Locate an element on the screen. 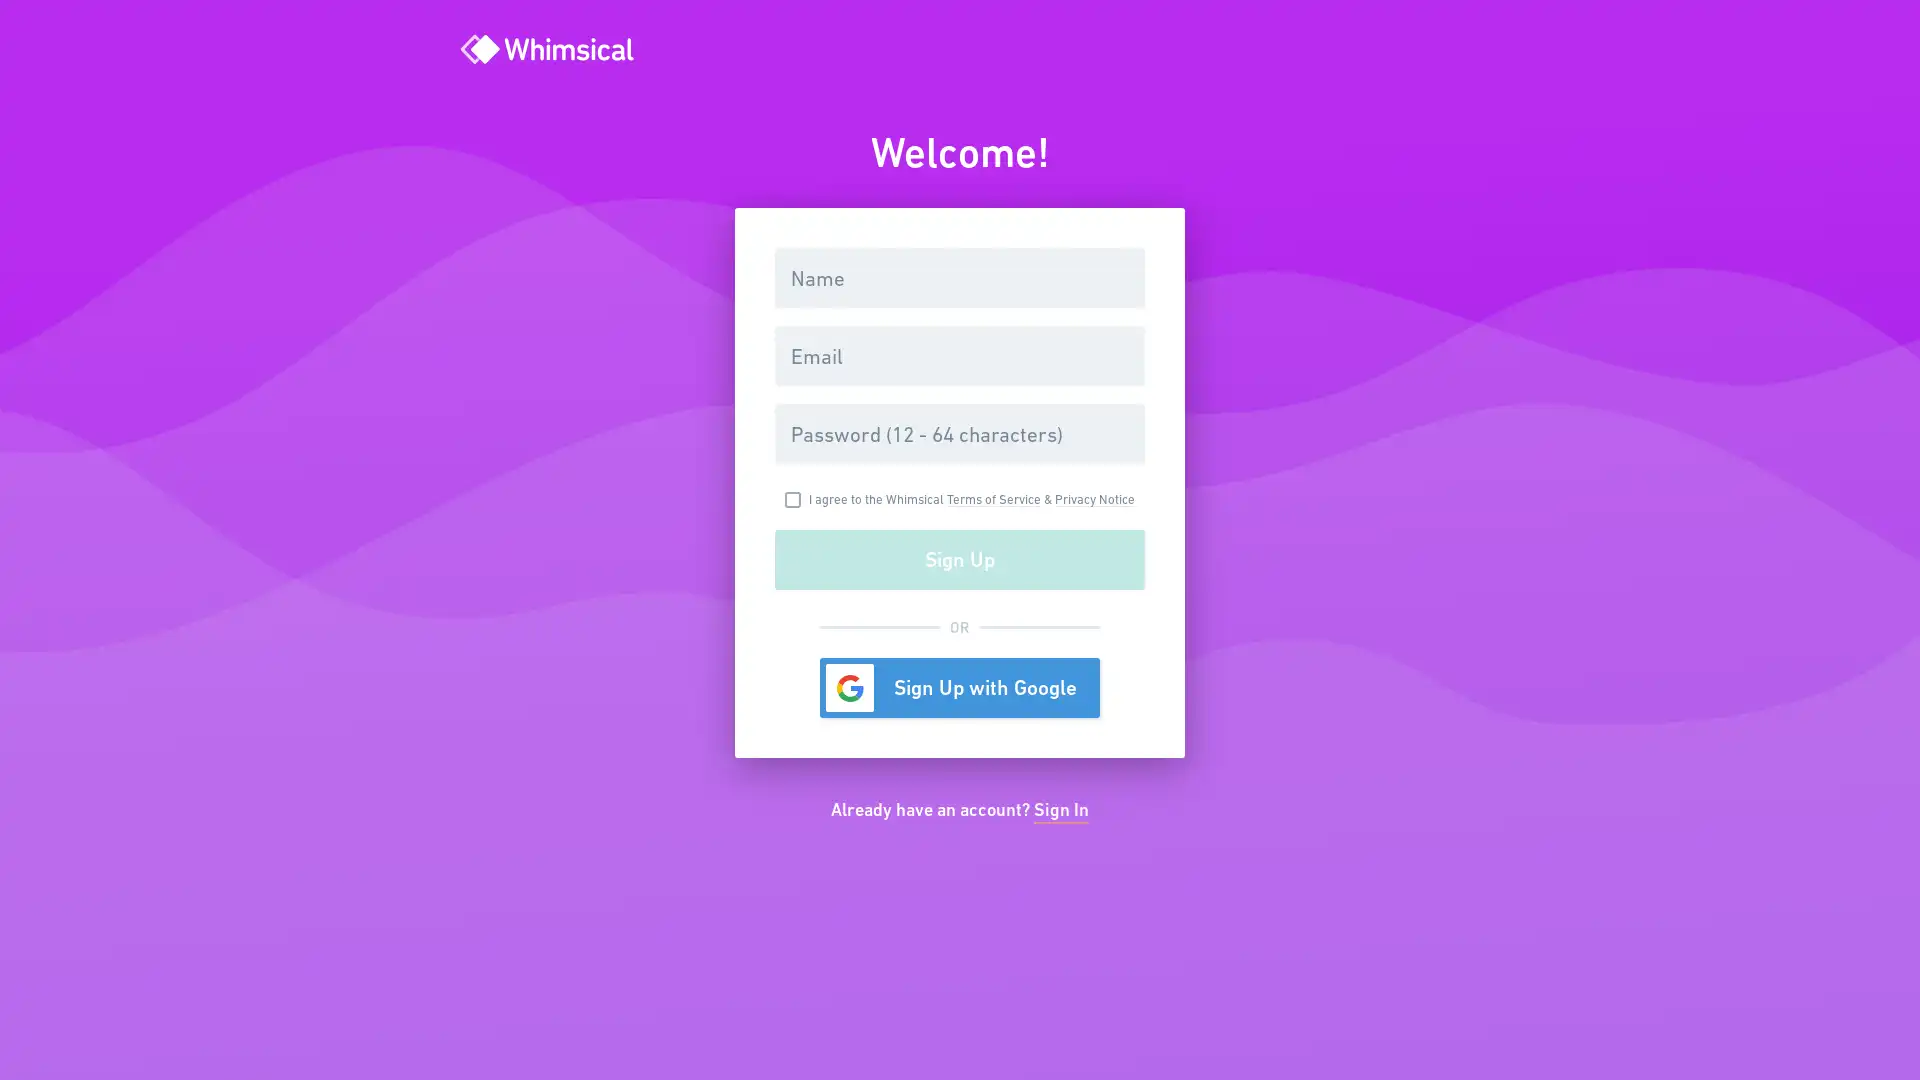 The image size is (1920, 1080). Sign Up is located at coordinates (960, 559).